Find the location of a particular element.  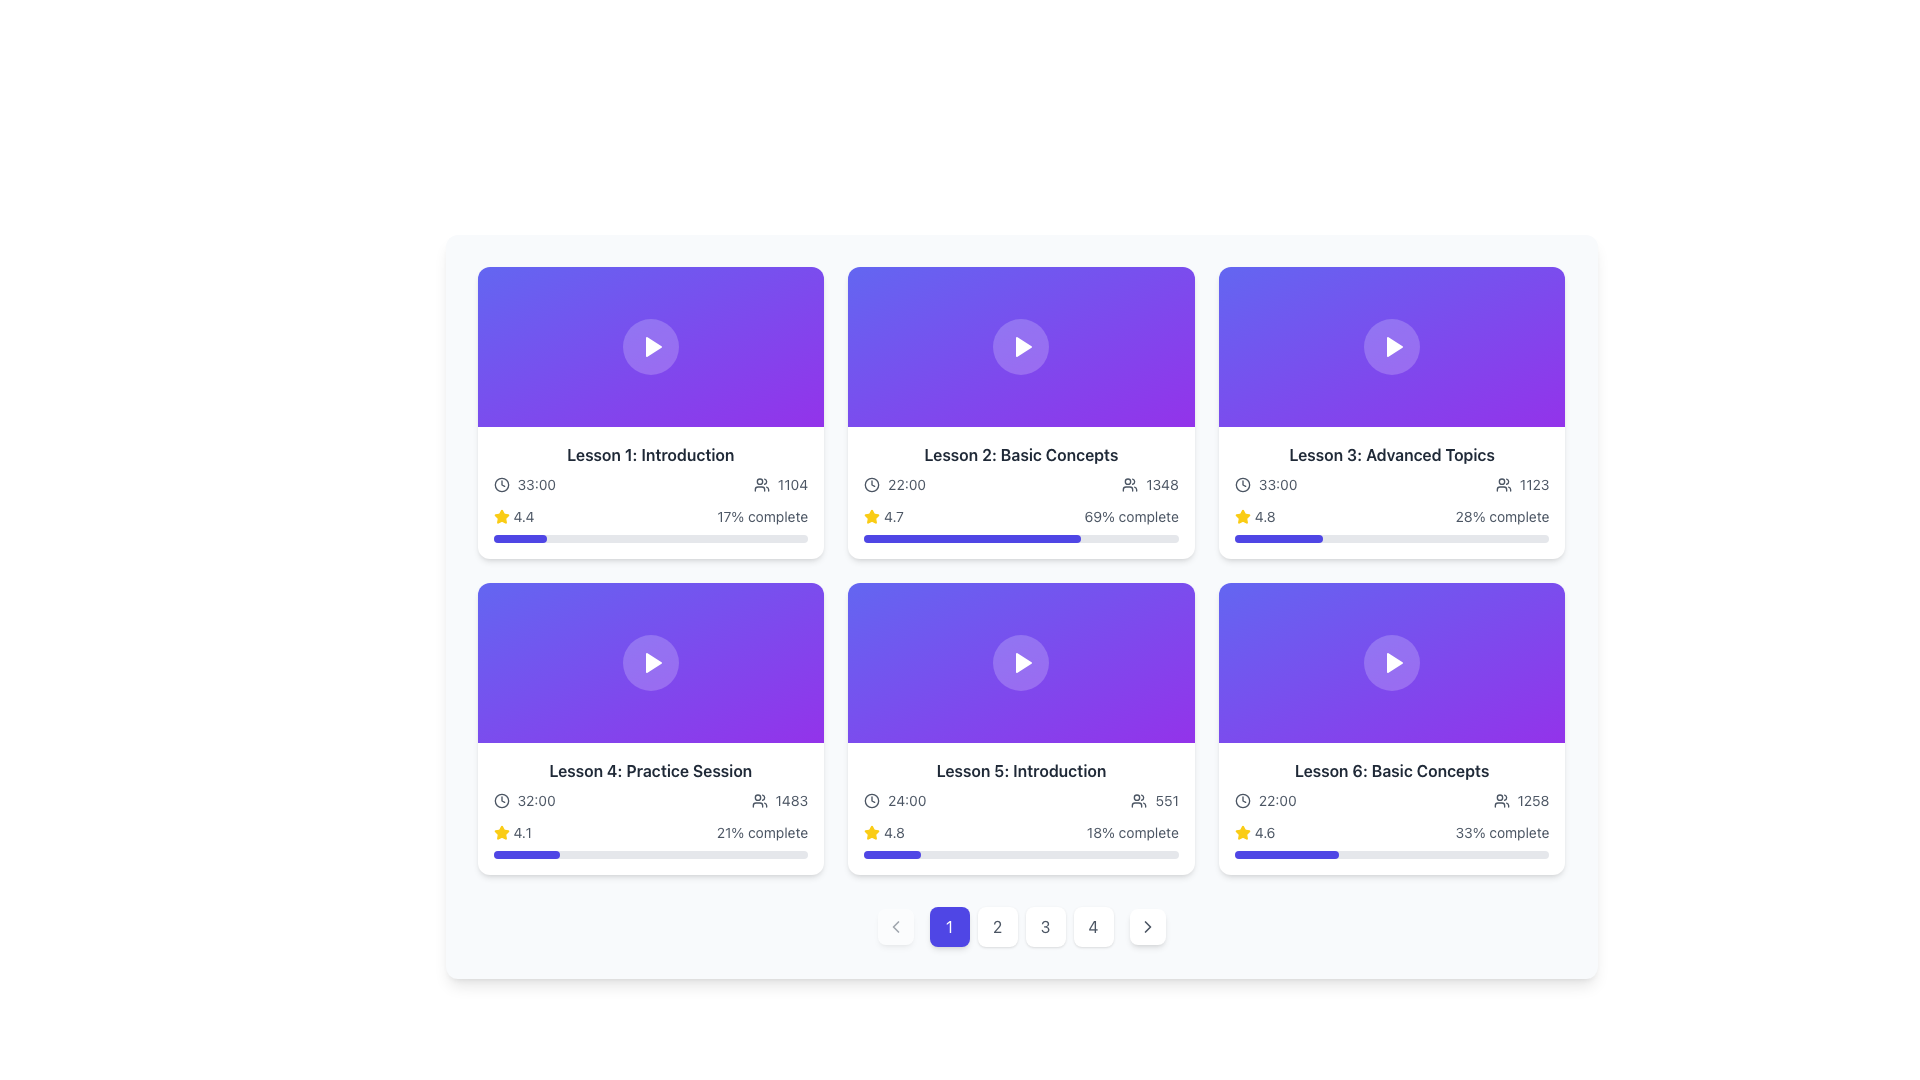

the lesson title text element located in the bottom-right card of the educational interface, positioned beneath the purple video thumbnail is located at coordinates (1391, 770).